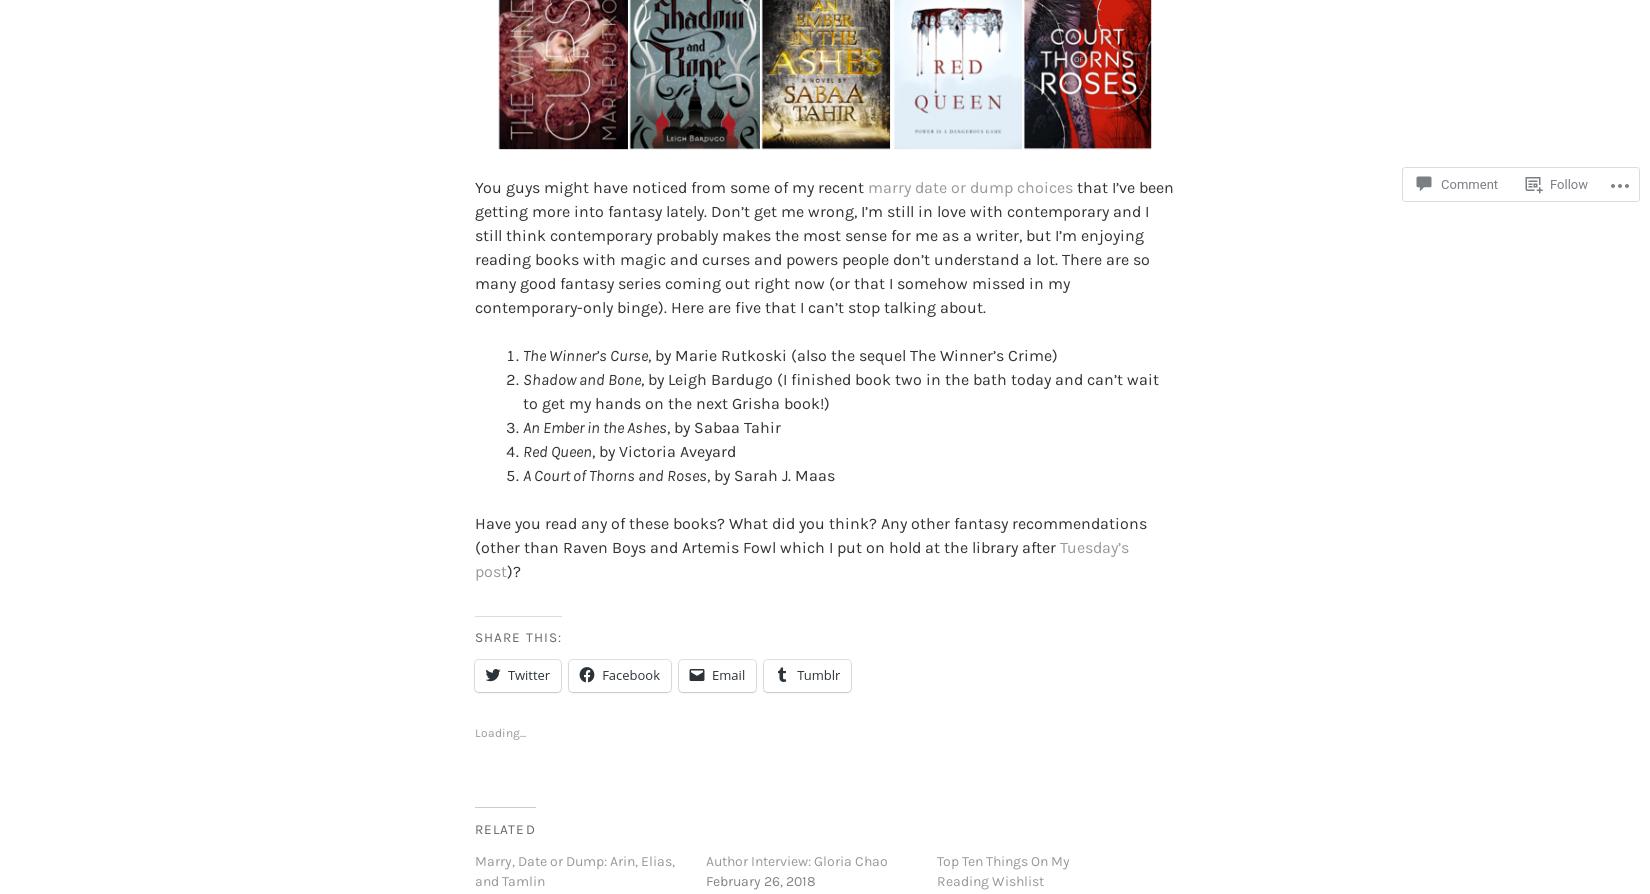  What do you see at coordinates (556, 417) in the screenshot?
I see `'Red Queen'` at bounding box center [556, 417].